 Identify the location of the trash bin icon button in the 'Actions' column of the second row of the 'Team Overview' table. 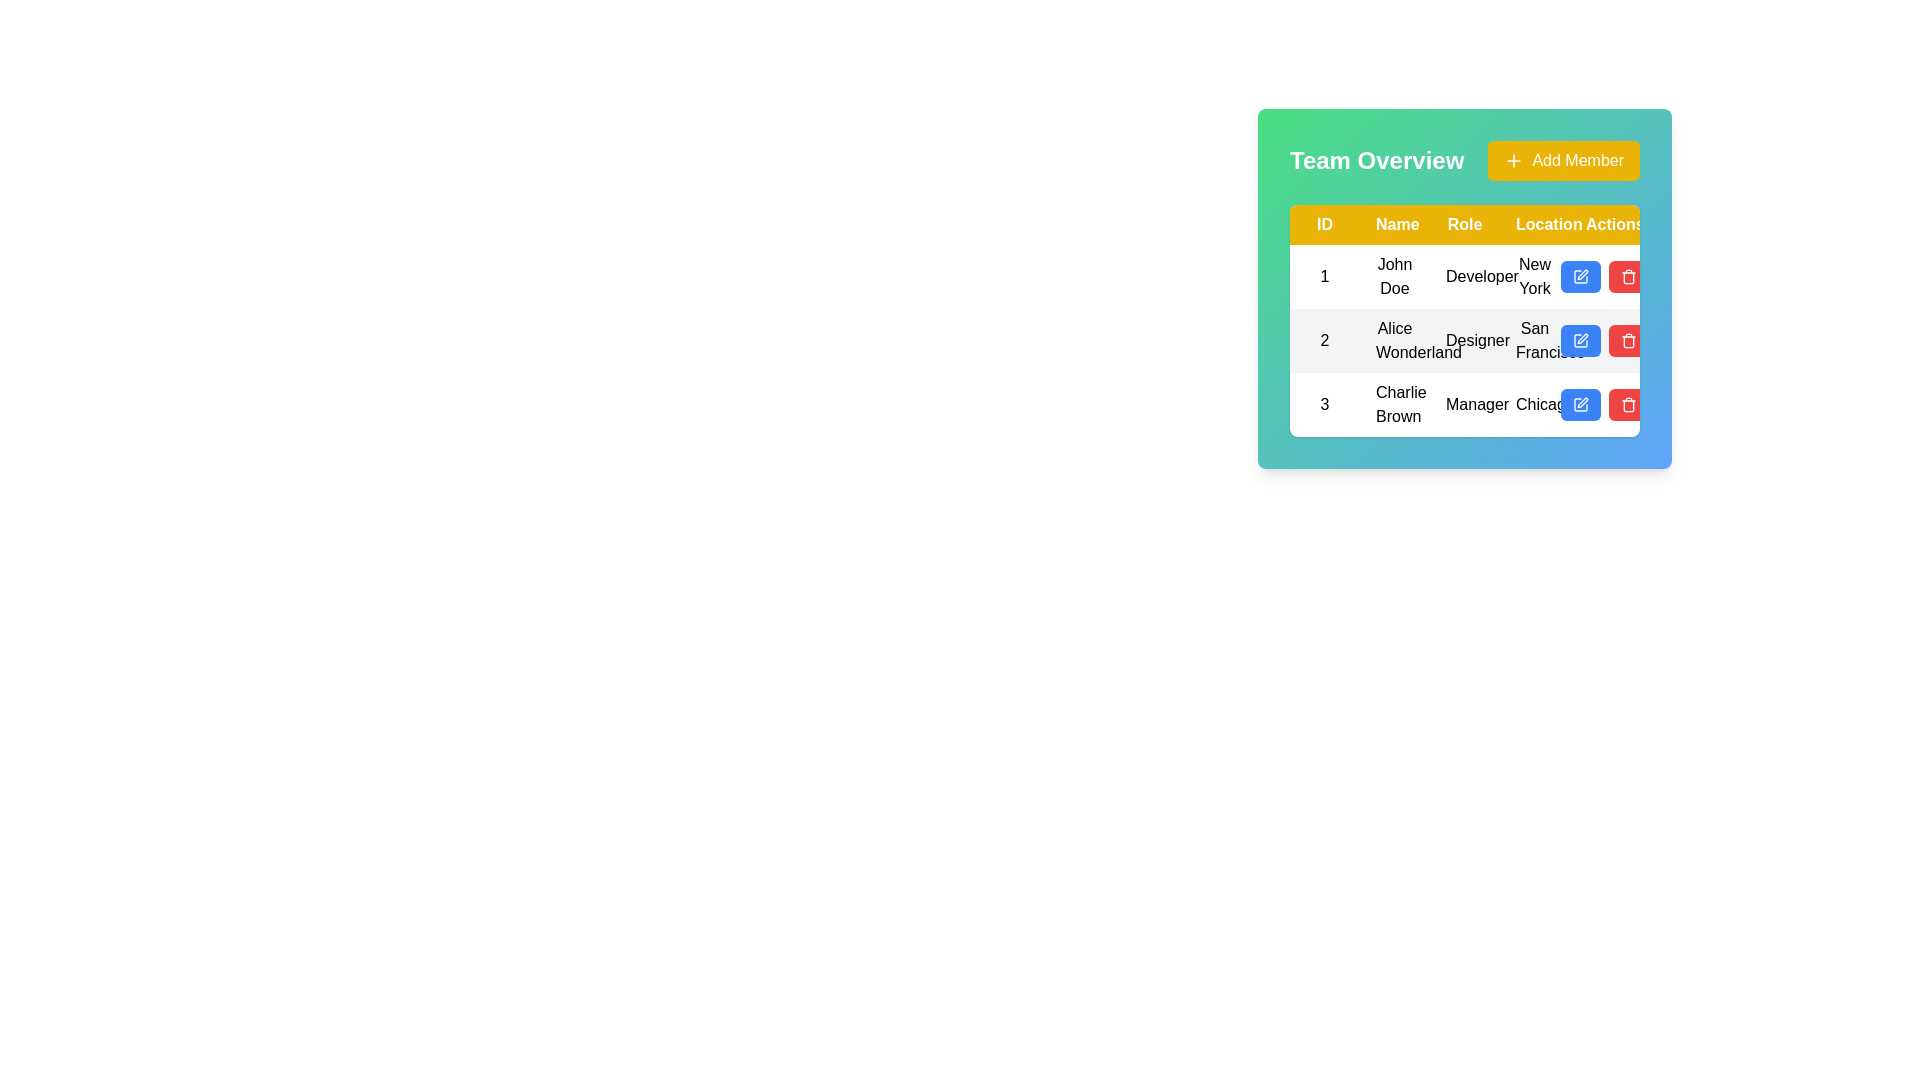
(1628, 339).